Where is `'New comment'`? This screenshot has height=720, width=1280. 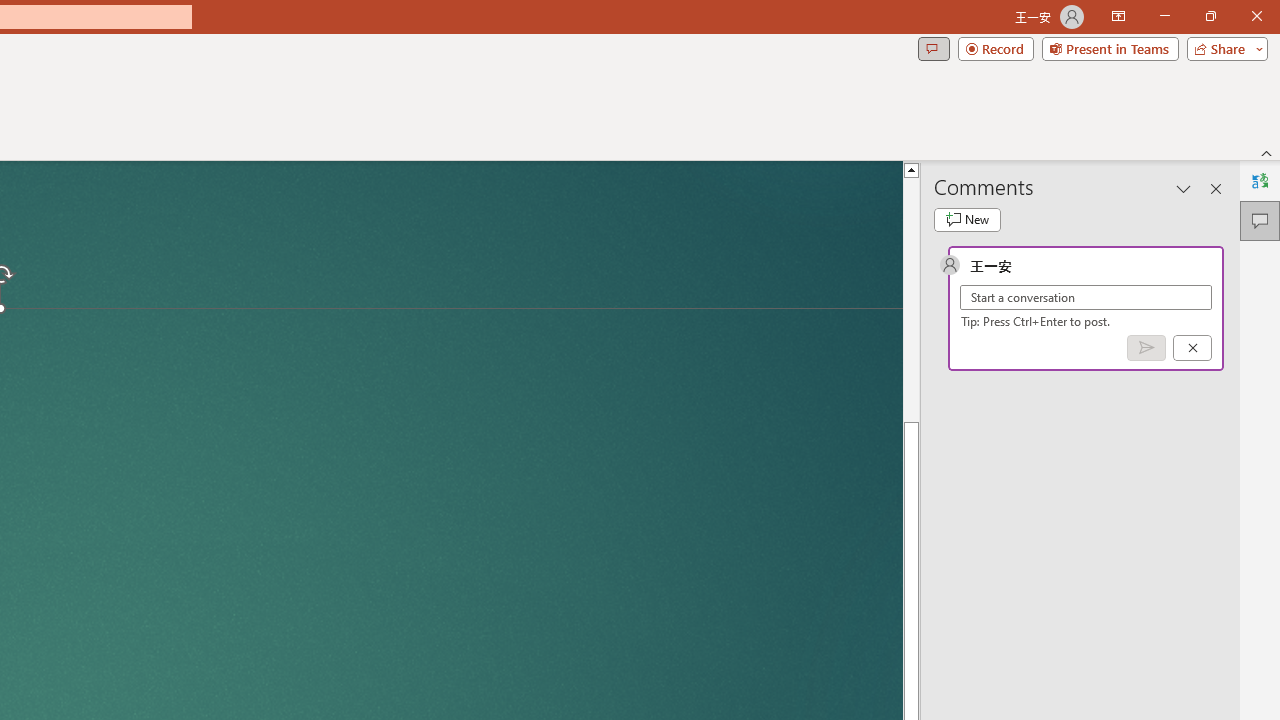 'New comment' is located at coordinates (967, 219).